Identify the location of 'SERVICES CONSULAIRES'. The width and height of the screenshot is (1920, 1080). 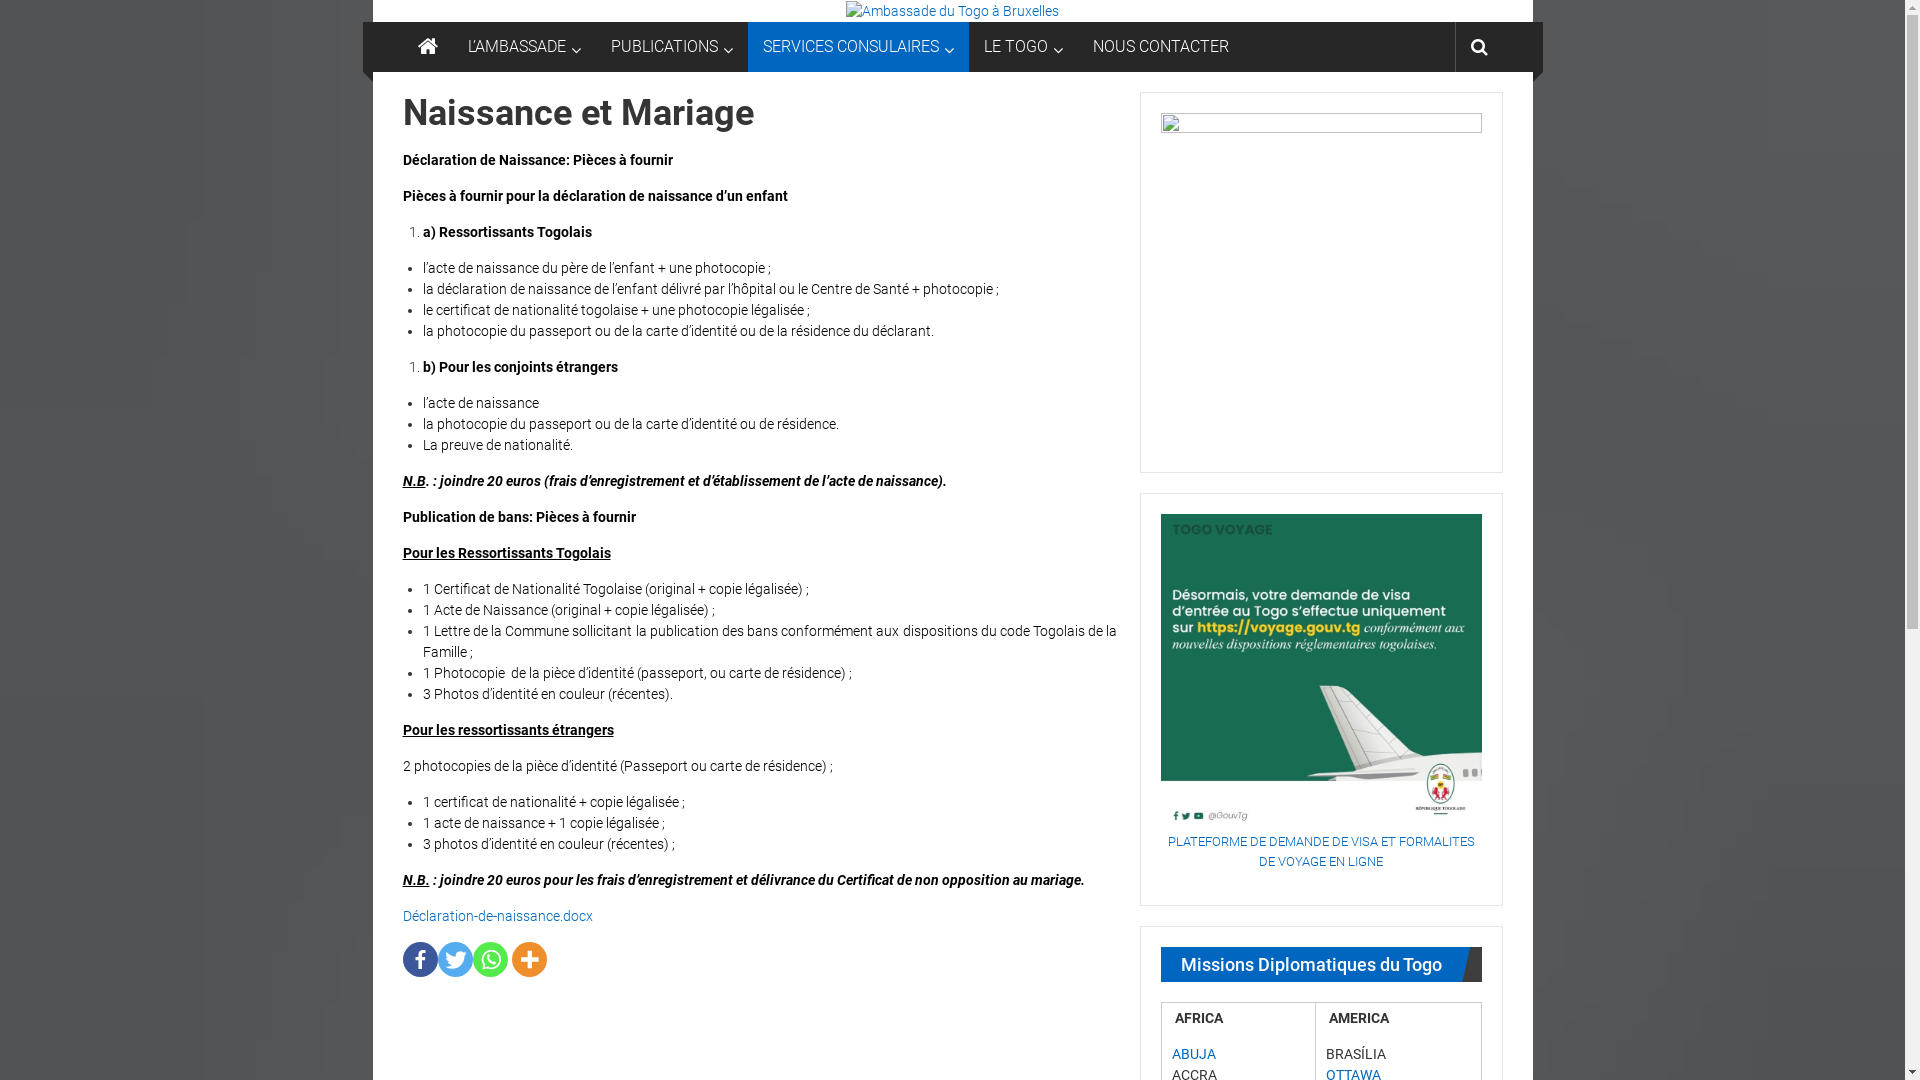
(761, 45).